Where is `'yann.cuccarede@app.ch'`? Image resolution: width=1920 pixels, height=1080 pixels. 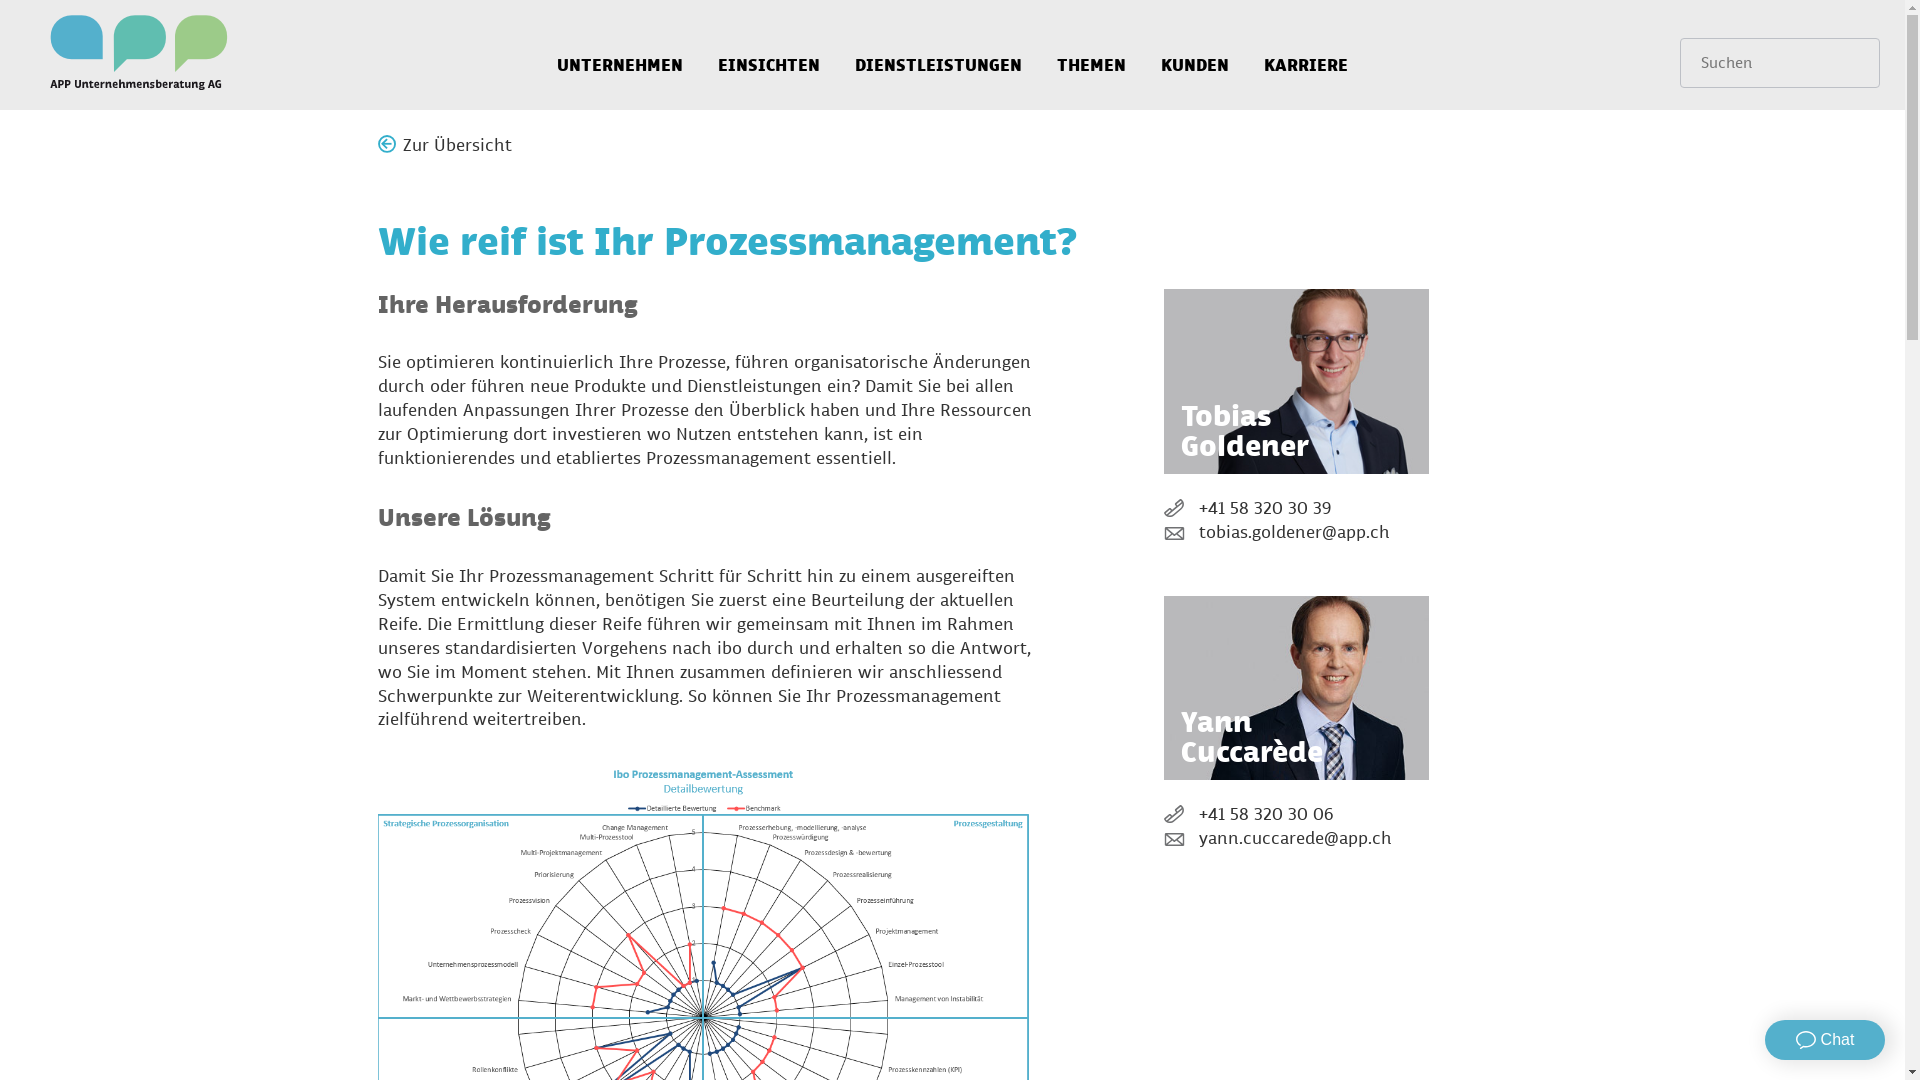
'yann.cuccarede@app.ch' is located at coordinates (1296, 840).